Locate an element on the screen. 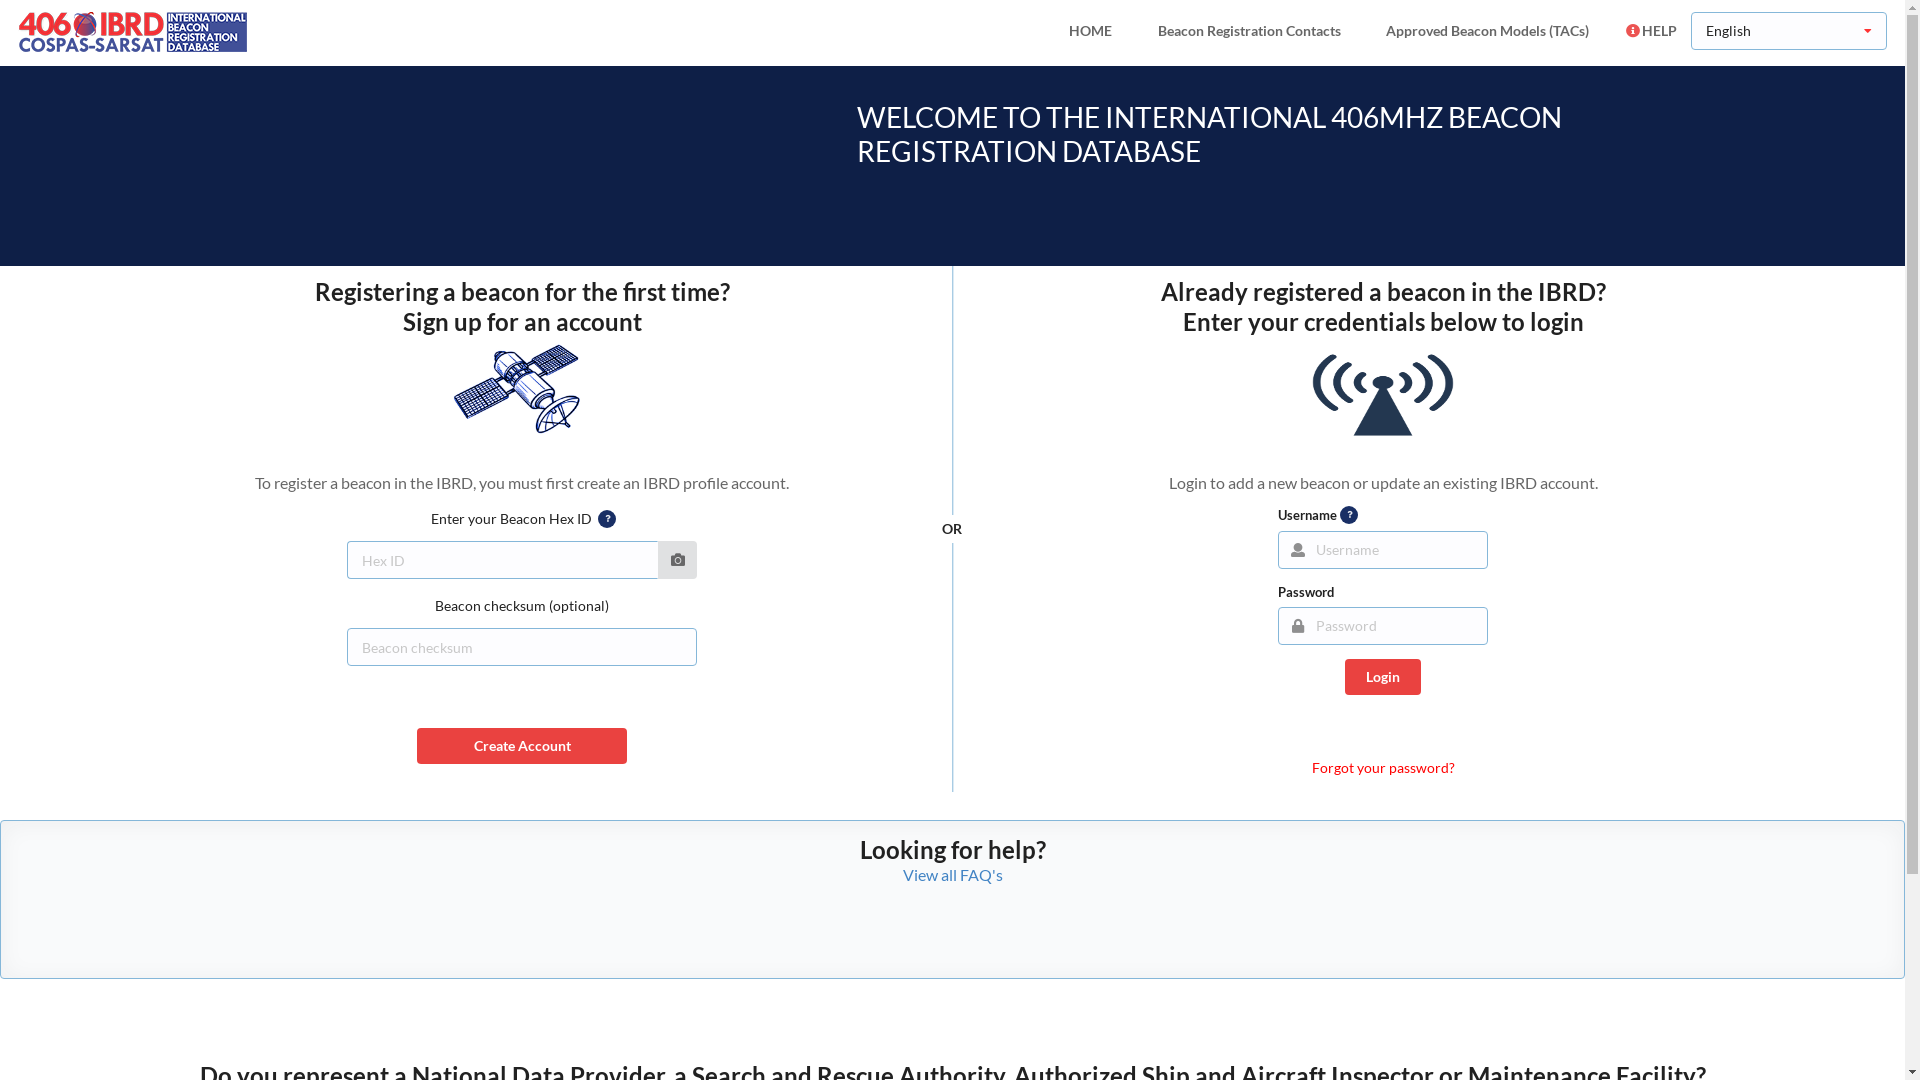 The width and height of the screenshot is (1920, 1080). 'Forgot your password?' is located at coordinates (1311, 766).